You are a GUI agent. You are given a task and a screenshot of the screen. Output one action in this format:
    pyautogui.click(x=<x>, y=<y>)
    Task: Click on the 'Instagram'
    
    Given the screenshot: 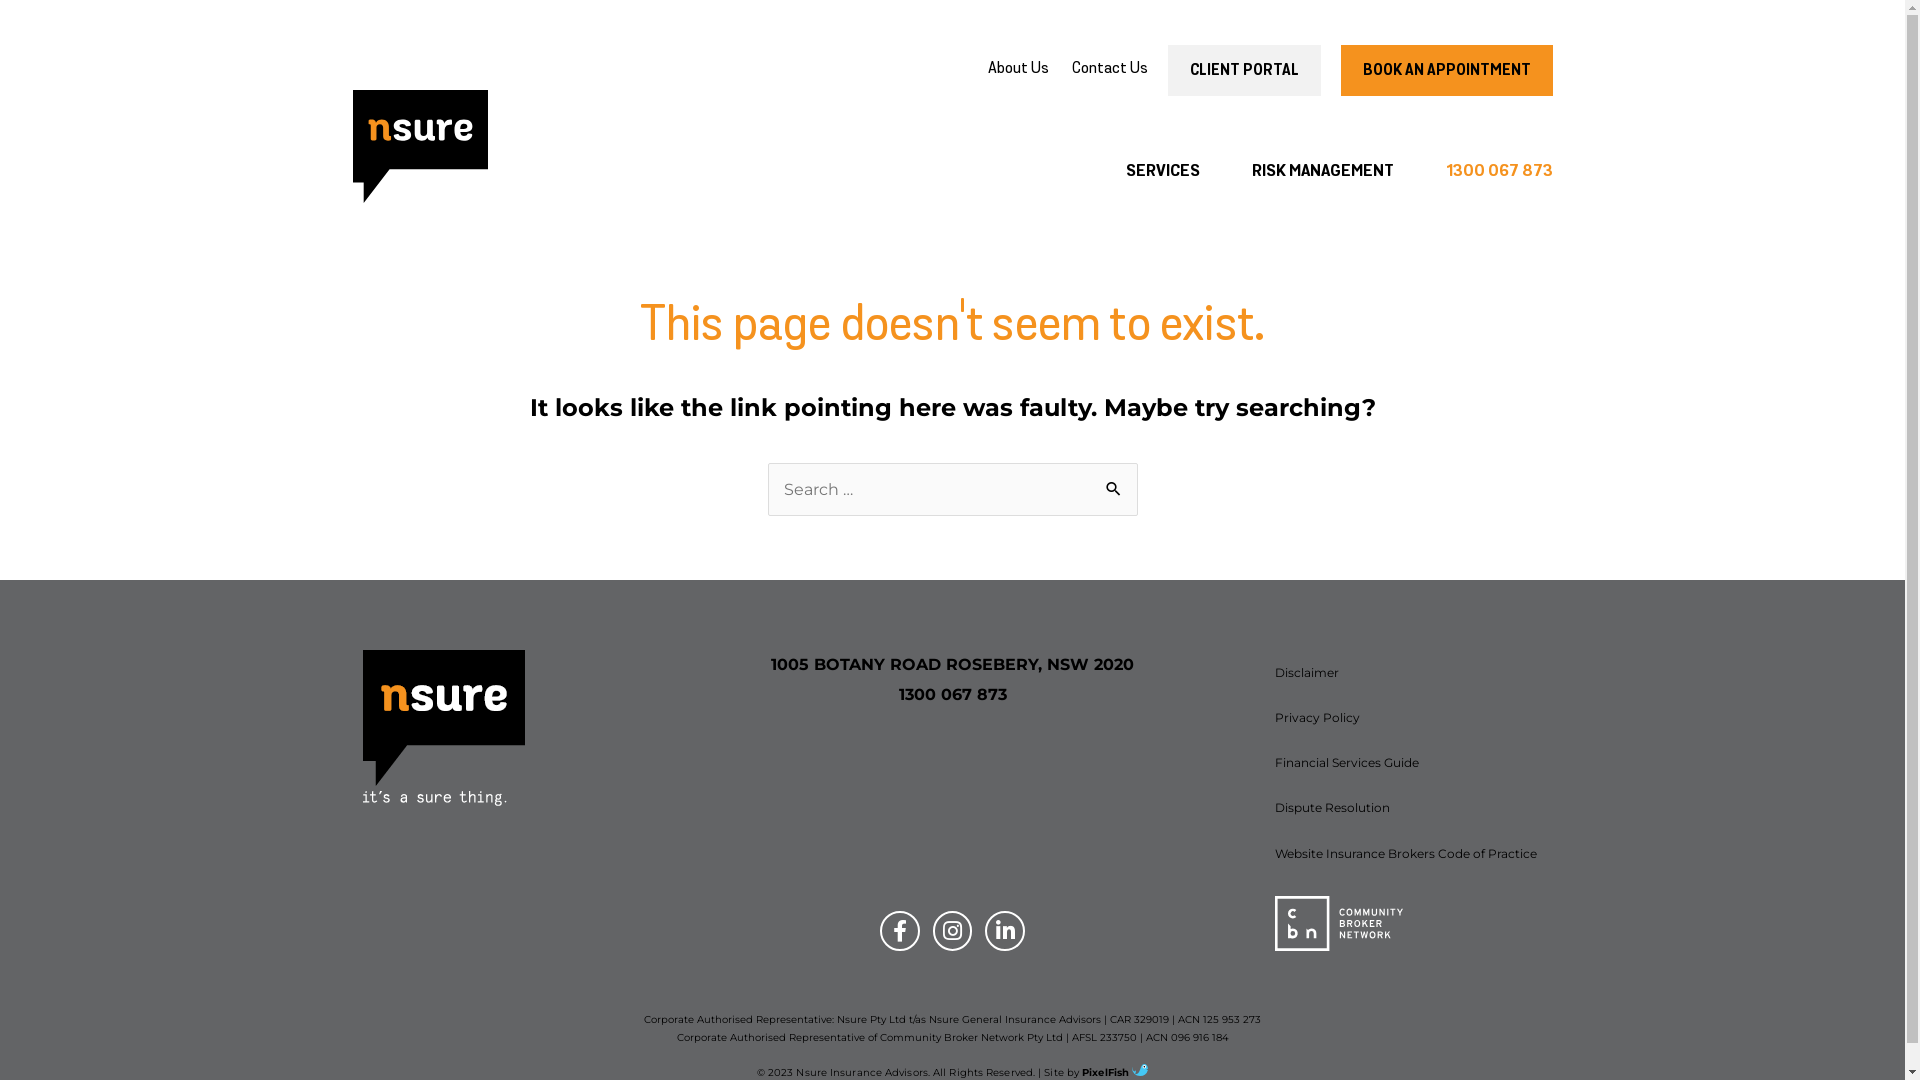 What is the action you would take?
    pyautogui.click(x=952, y=930)
    